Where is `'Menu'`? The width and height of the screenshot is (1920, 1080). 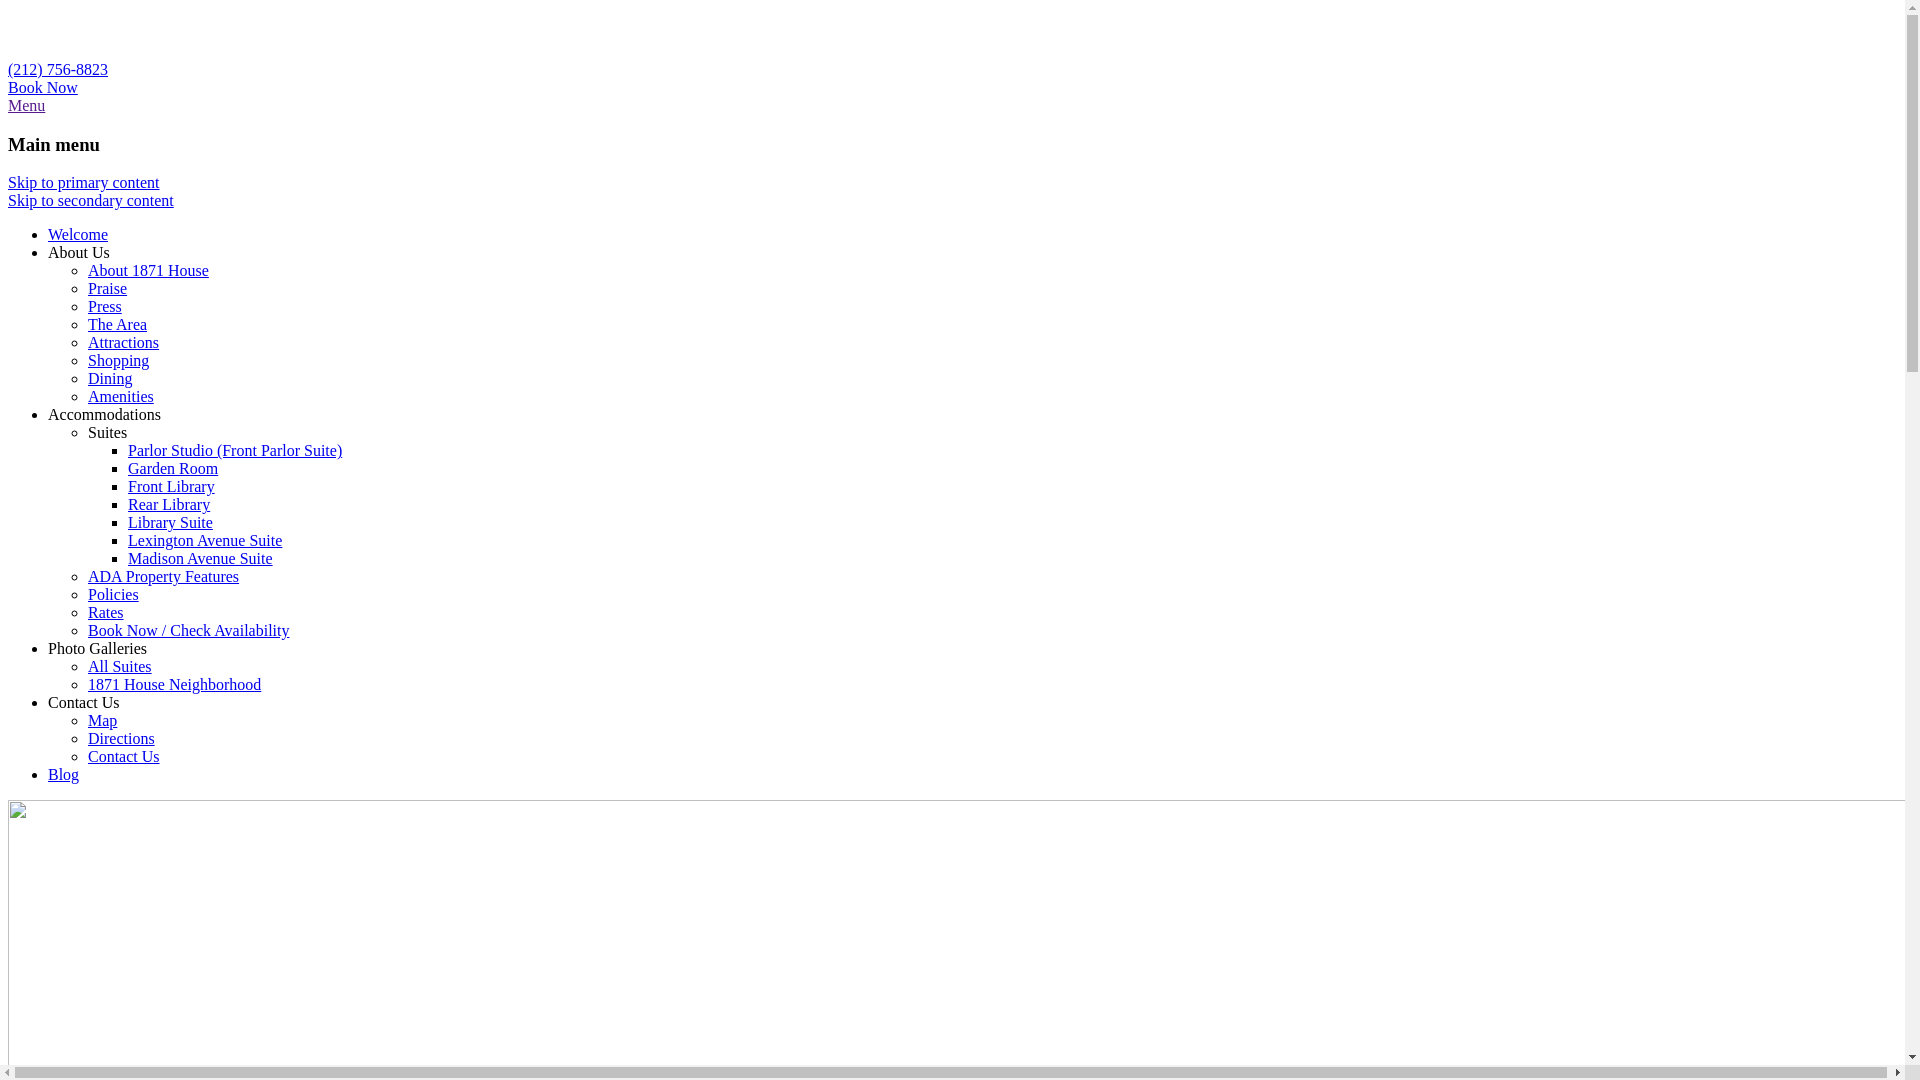 'Menu' is located at coordinates (26, 105).